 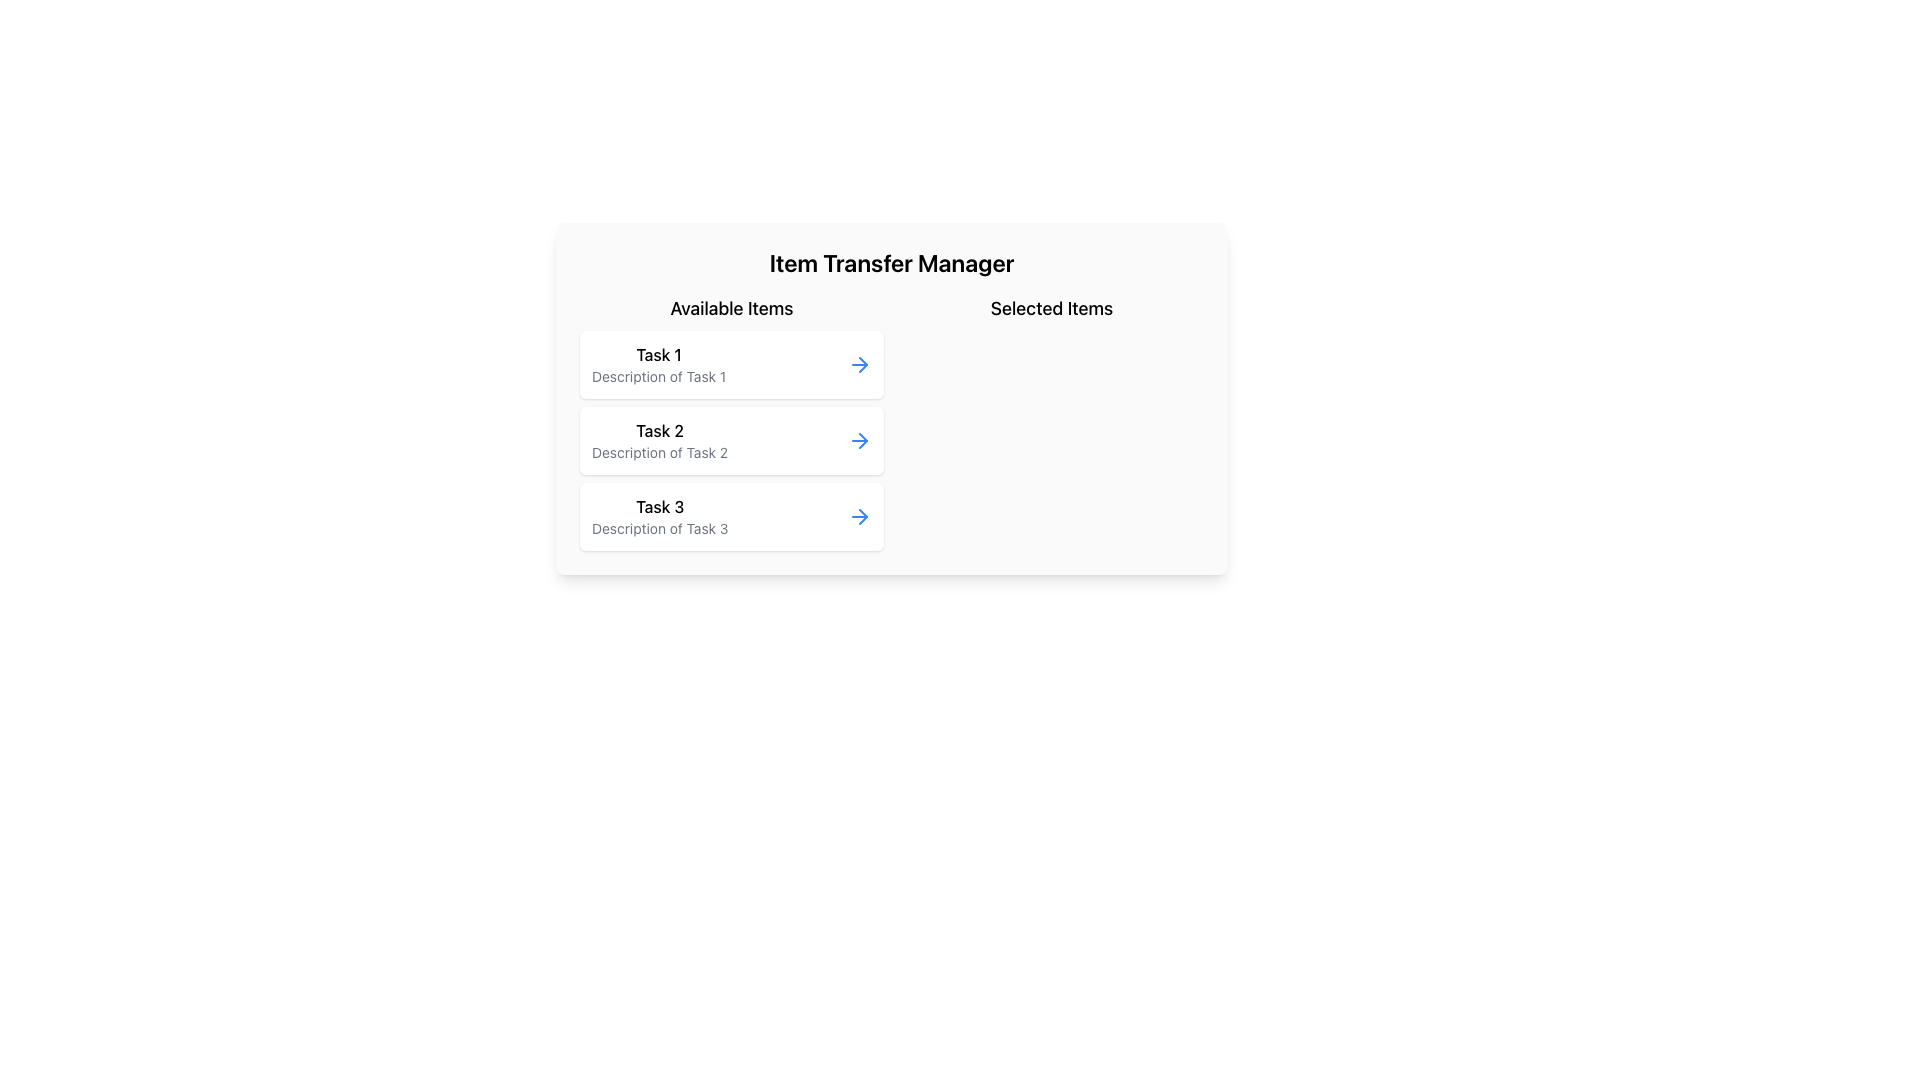 What do you see at coordinates (1050, 308) in the screenshot?
I see `the 'Selected Items' text label, which is bold and medium-sized, located in the upper right portion of the interface, distinctively displayed in a clean white layout` at bounding box center [1050, 308].